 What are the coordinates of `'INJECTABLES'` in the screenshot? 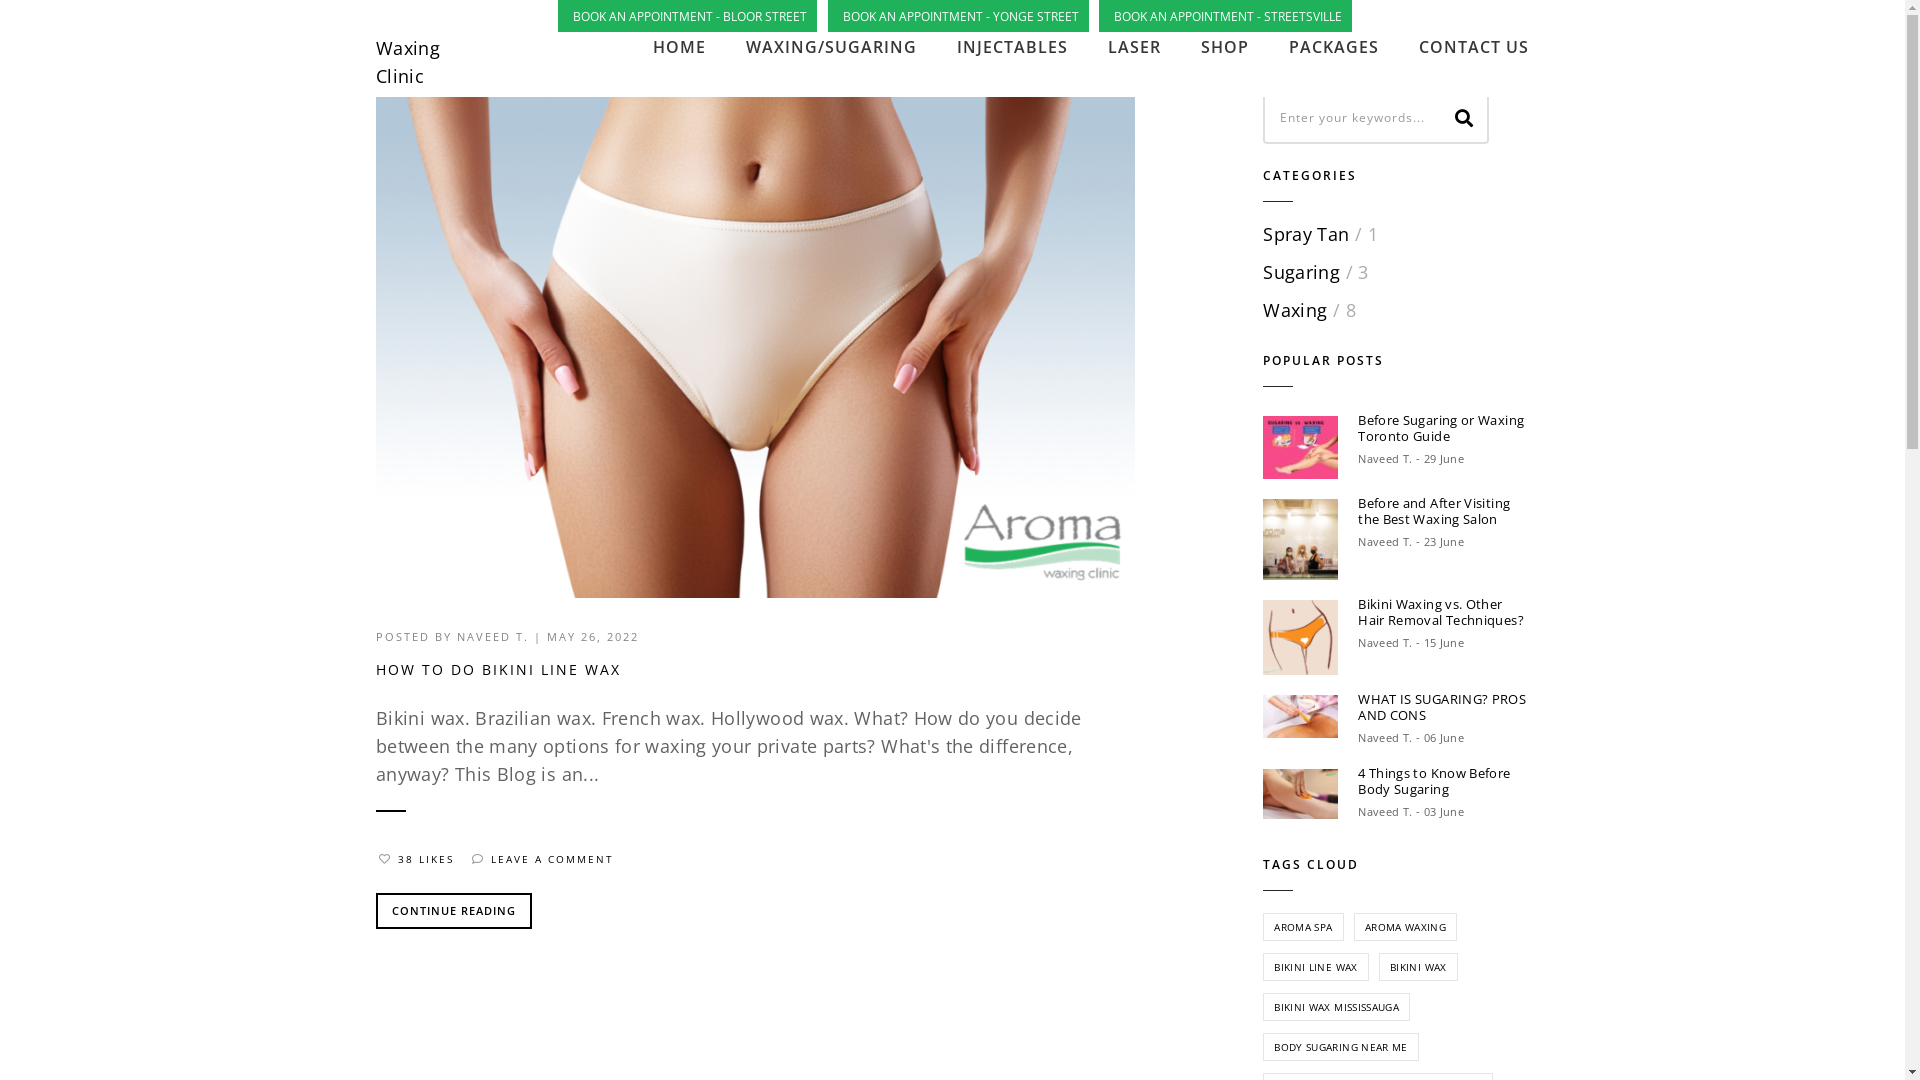 It's located at (1012, 46).